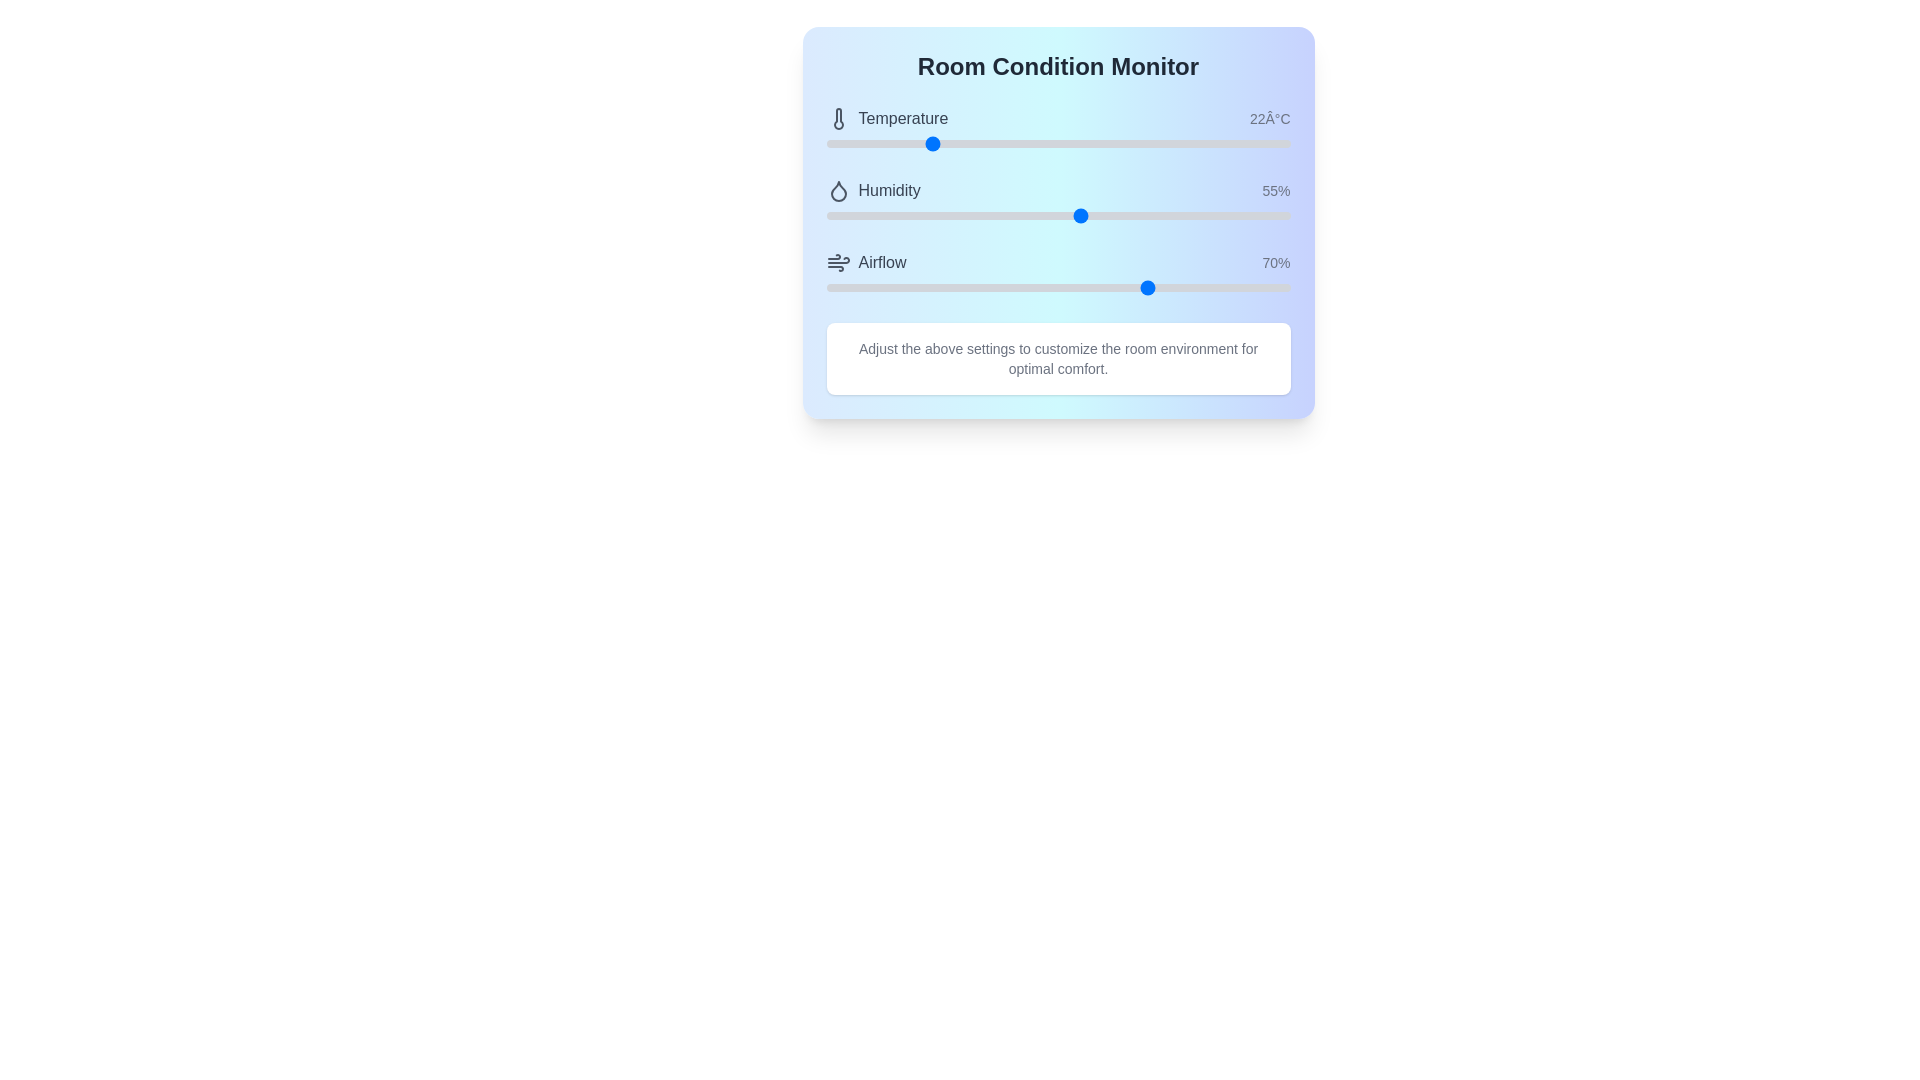 The image size is (1920, 1080). What do you see at coordinates (895, 288) in the screenshot?
I see `airflow level` at bounding box center [895, 288].